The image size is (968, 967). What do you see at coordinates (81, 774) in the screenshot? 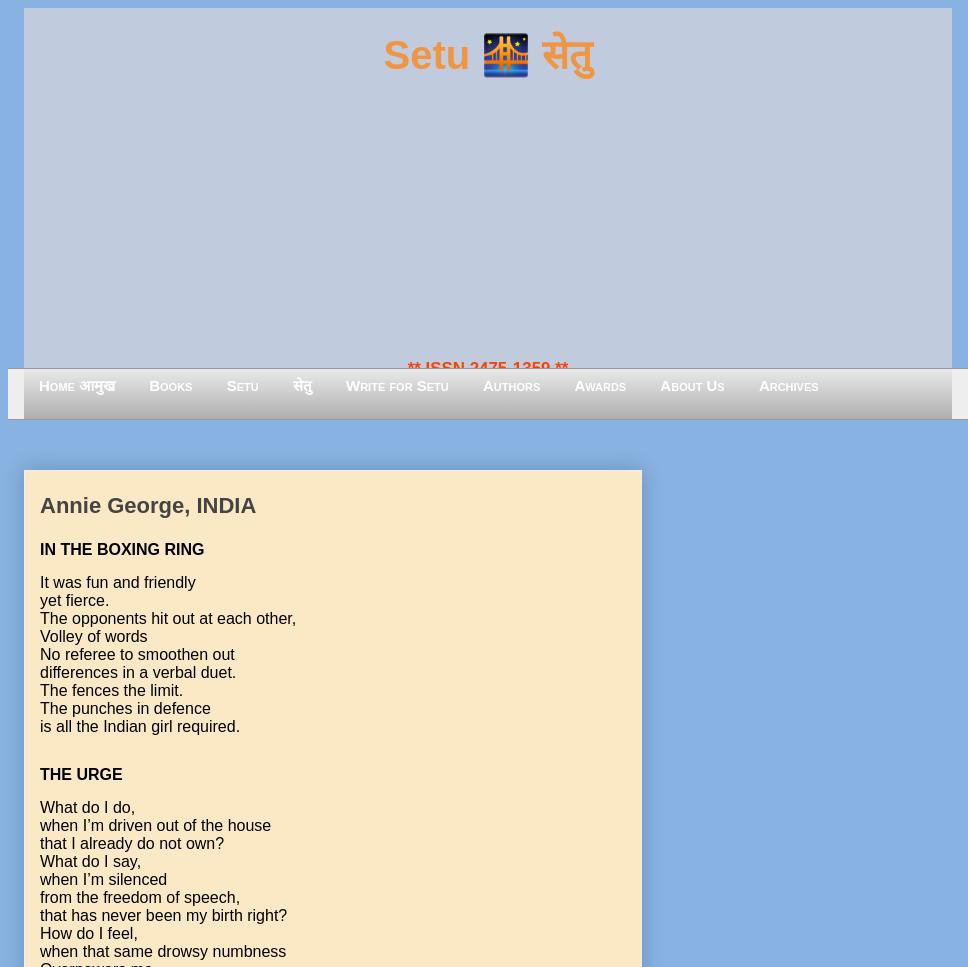
I see `'THE URGE'` at bounding box center [81, 774].